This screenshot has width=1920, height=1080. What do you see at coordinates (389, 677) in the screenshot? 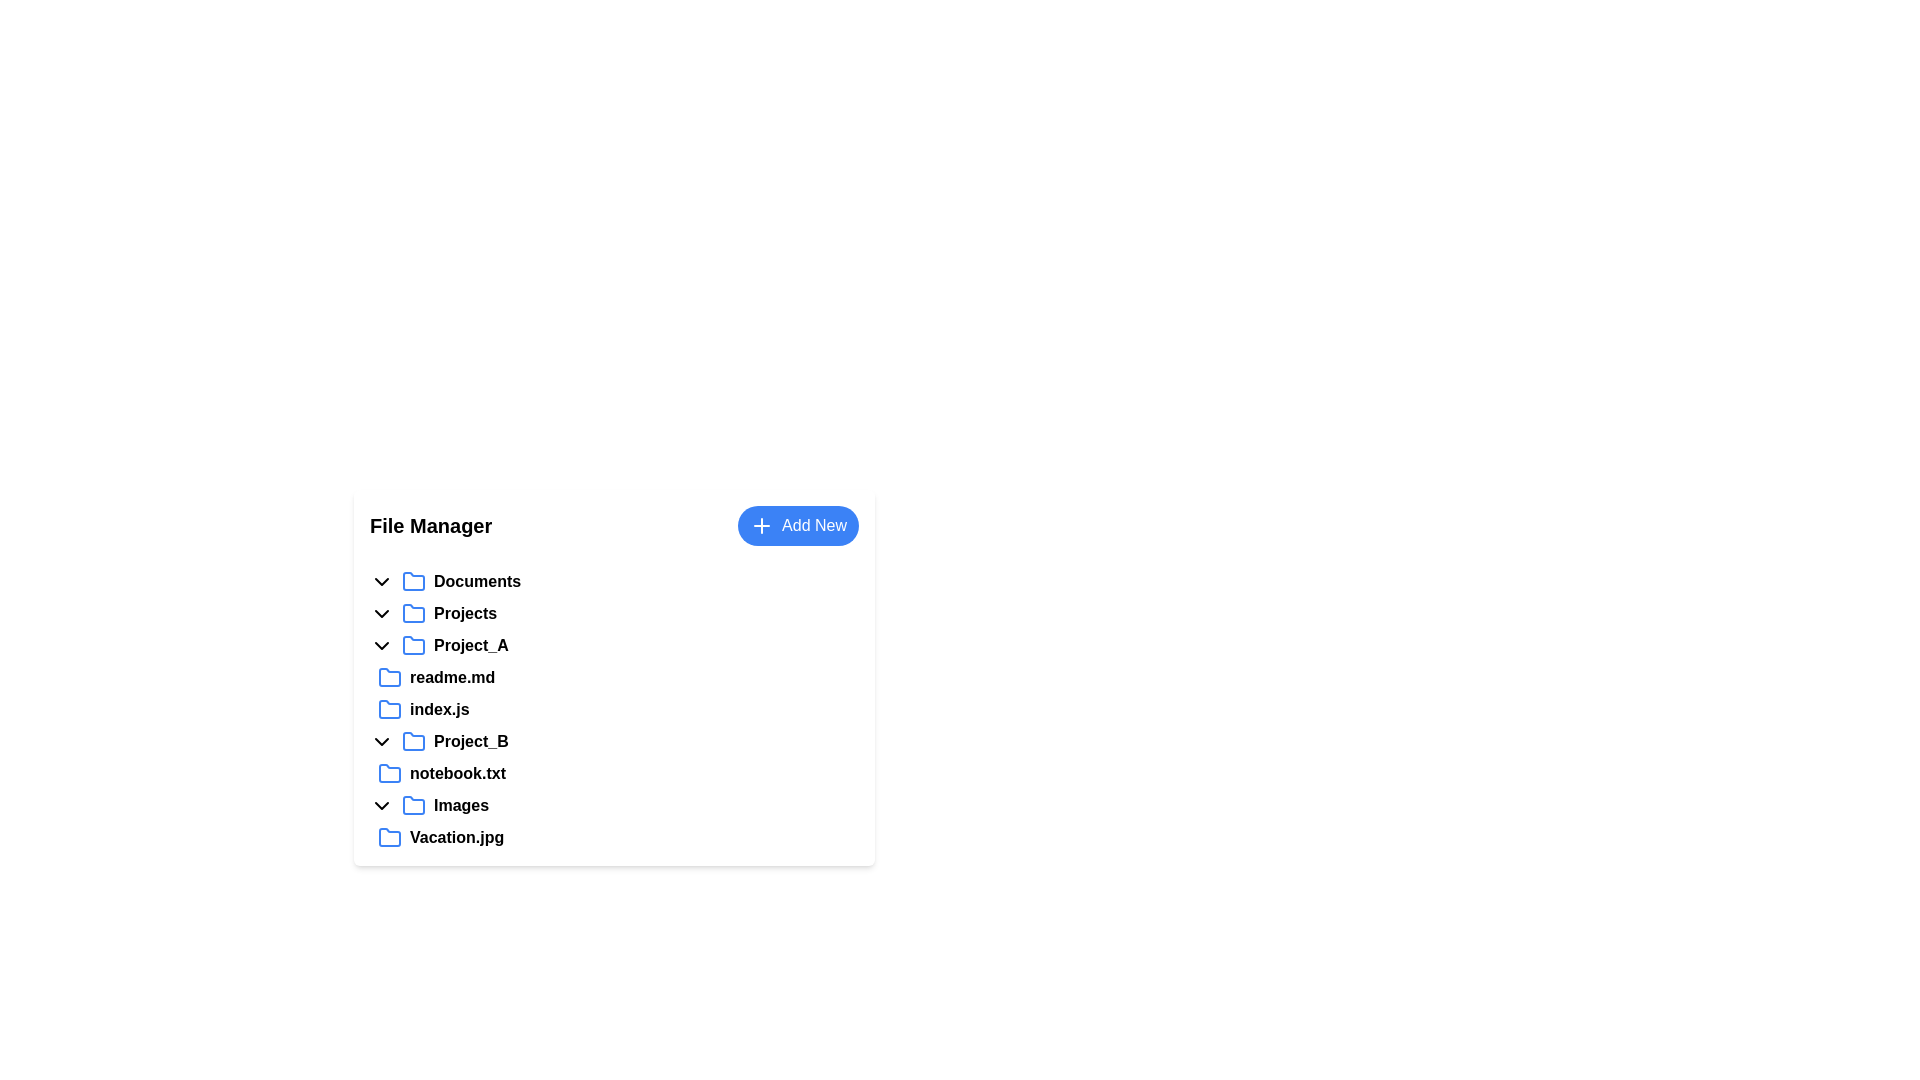
I see `the blue folder icon, which is styled as an SVG vector graphic and located to the left of the 'readme.md' text in the file list under the 'Project_A' folder` at bounding box center [389, 677].